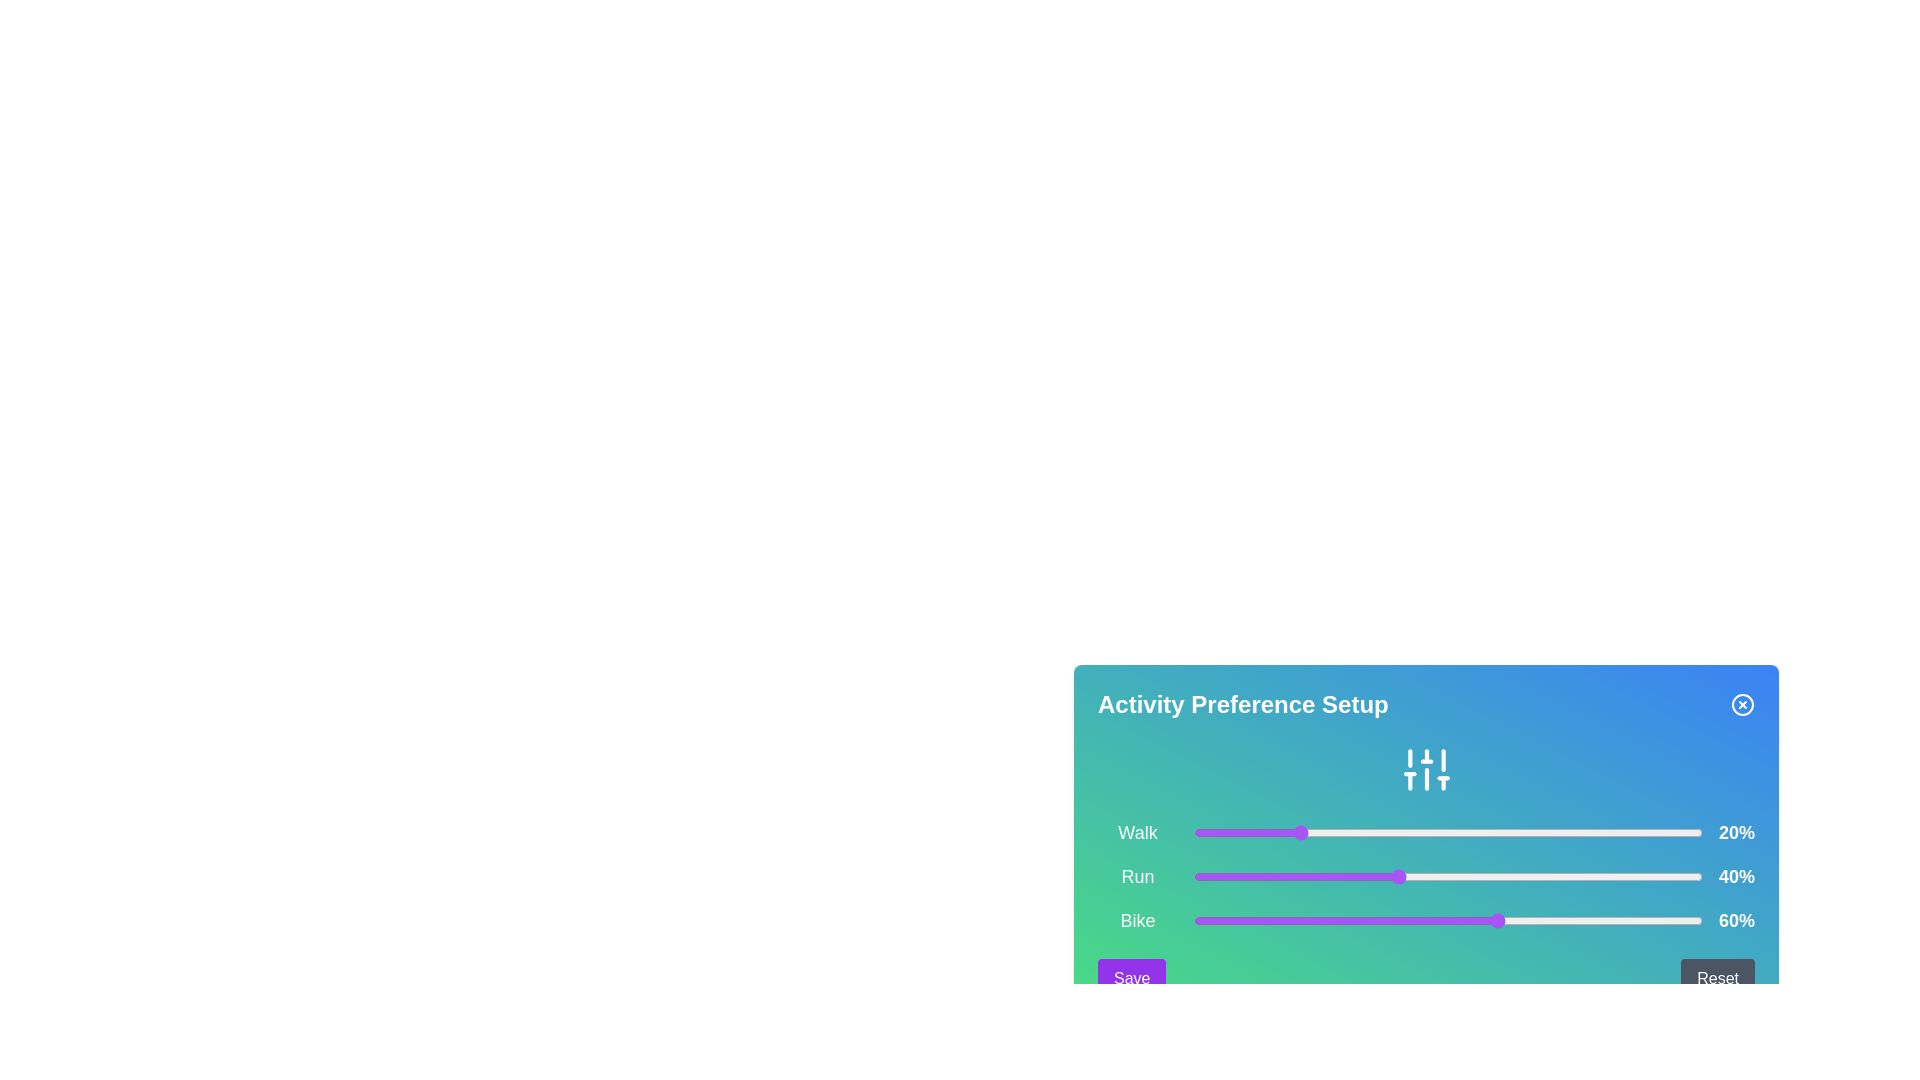 This screenshot has height=1080, width=1920. I want to click on the slider for 1 to 41%, so click(1401, 875).